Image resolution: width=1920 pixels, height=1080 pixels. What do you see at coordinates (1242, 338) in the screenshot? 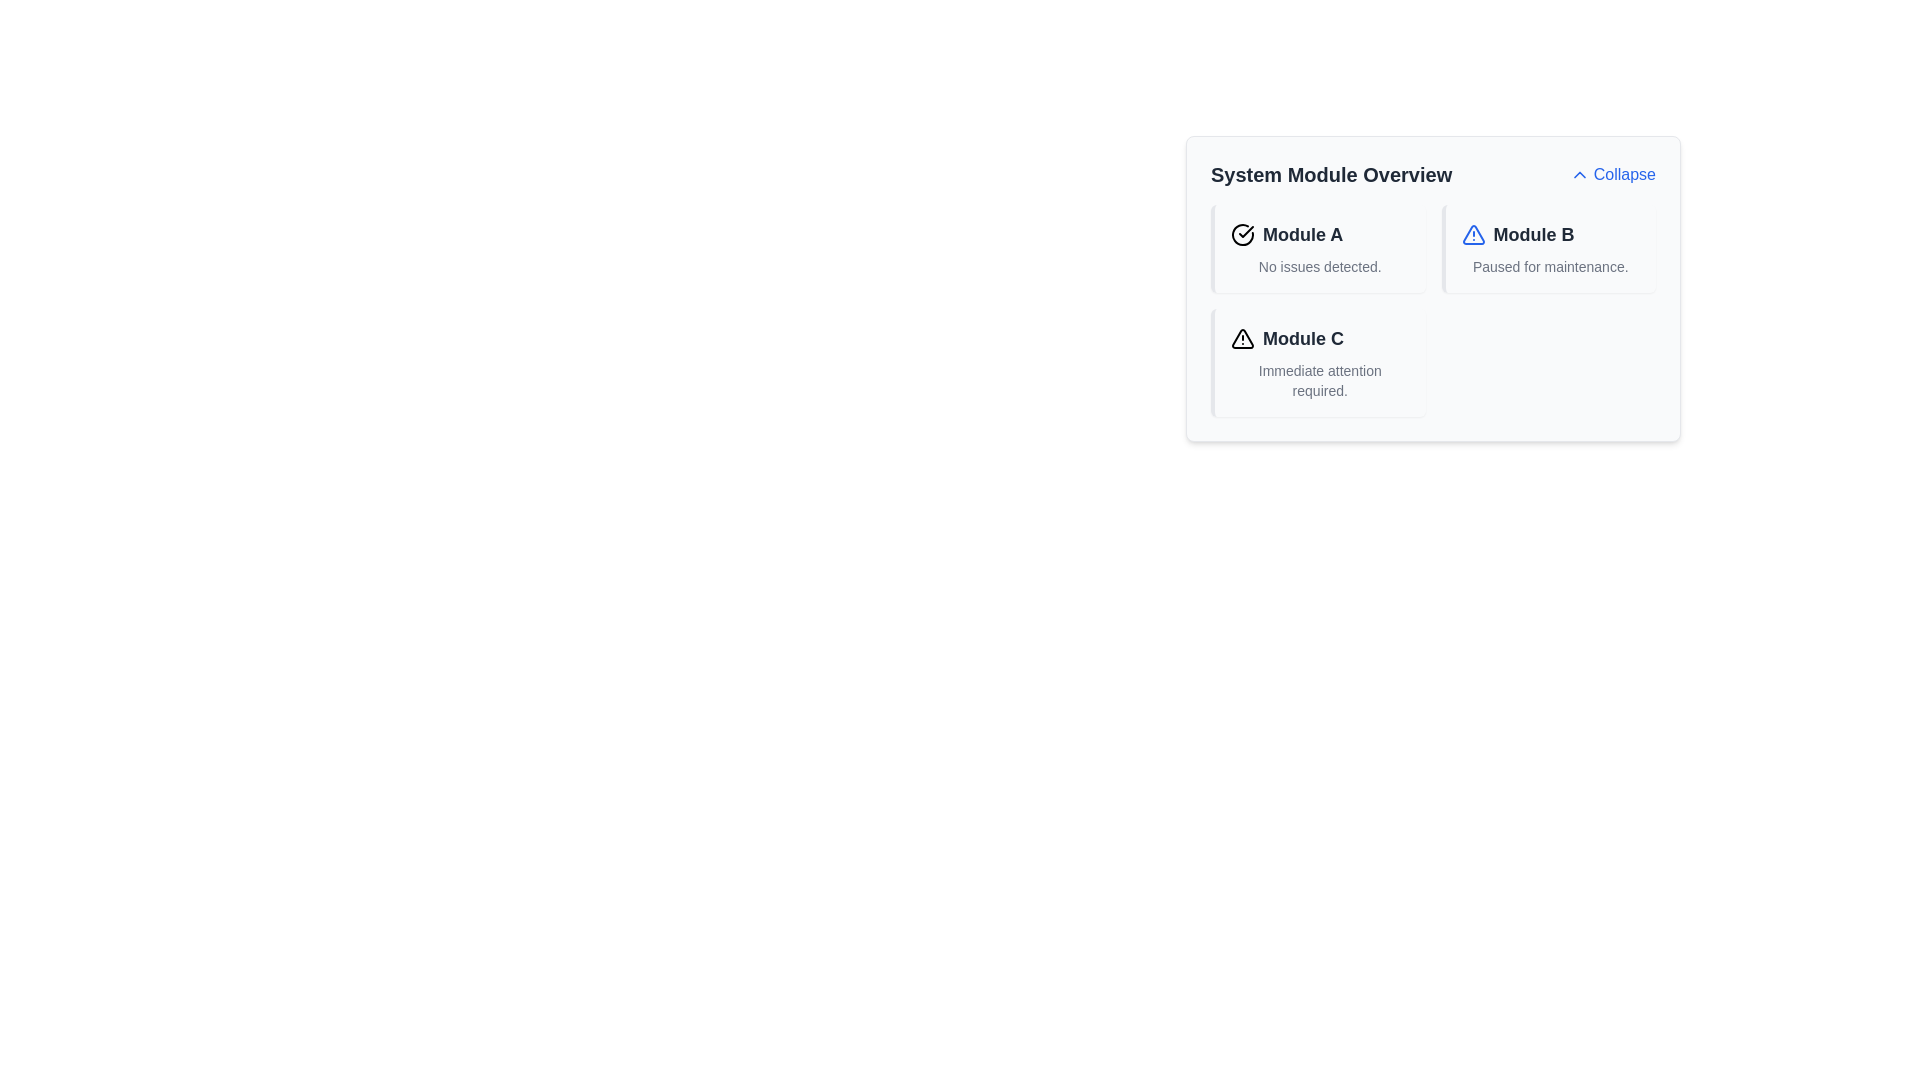
I see `the alert icon located to the left of the text 'Module C'` at bounding box center [1242, 338].